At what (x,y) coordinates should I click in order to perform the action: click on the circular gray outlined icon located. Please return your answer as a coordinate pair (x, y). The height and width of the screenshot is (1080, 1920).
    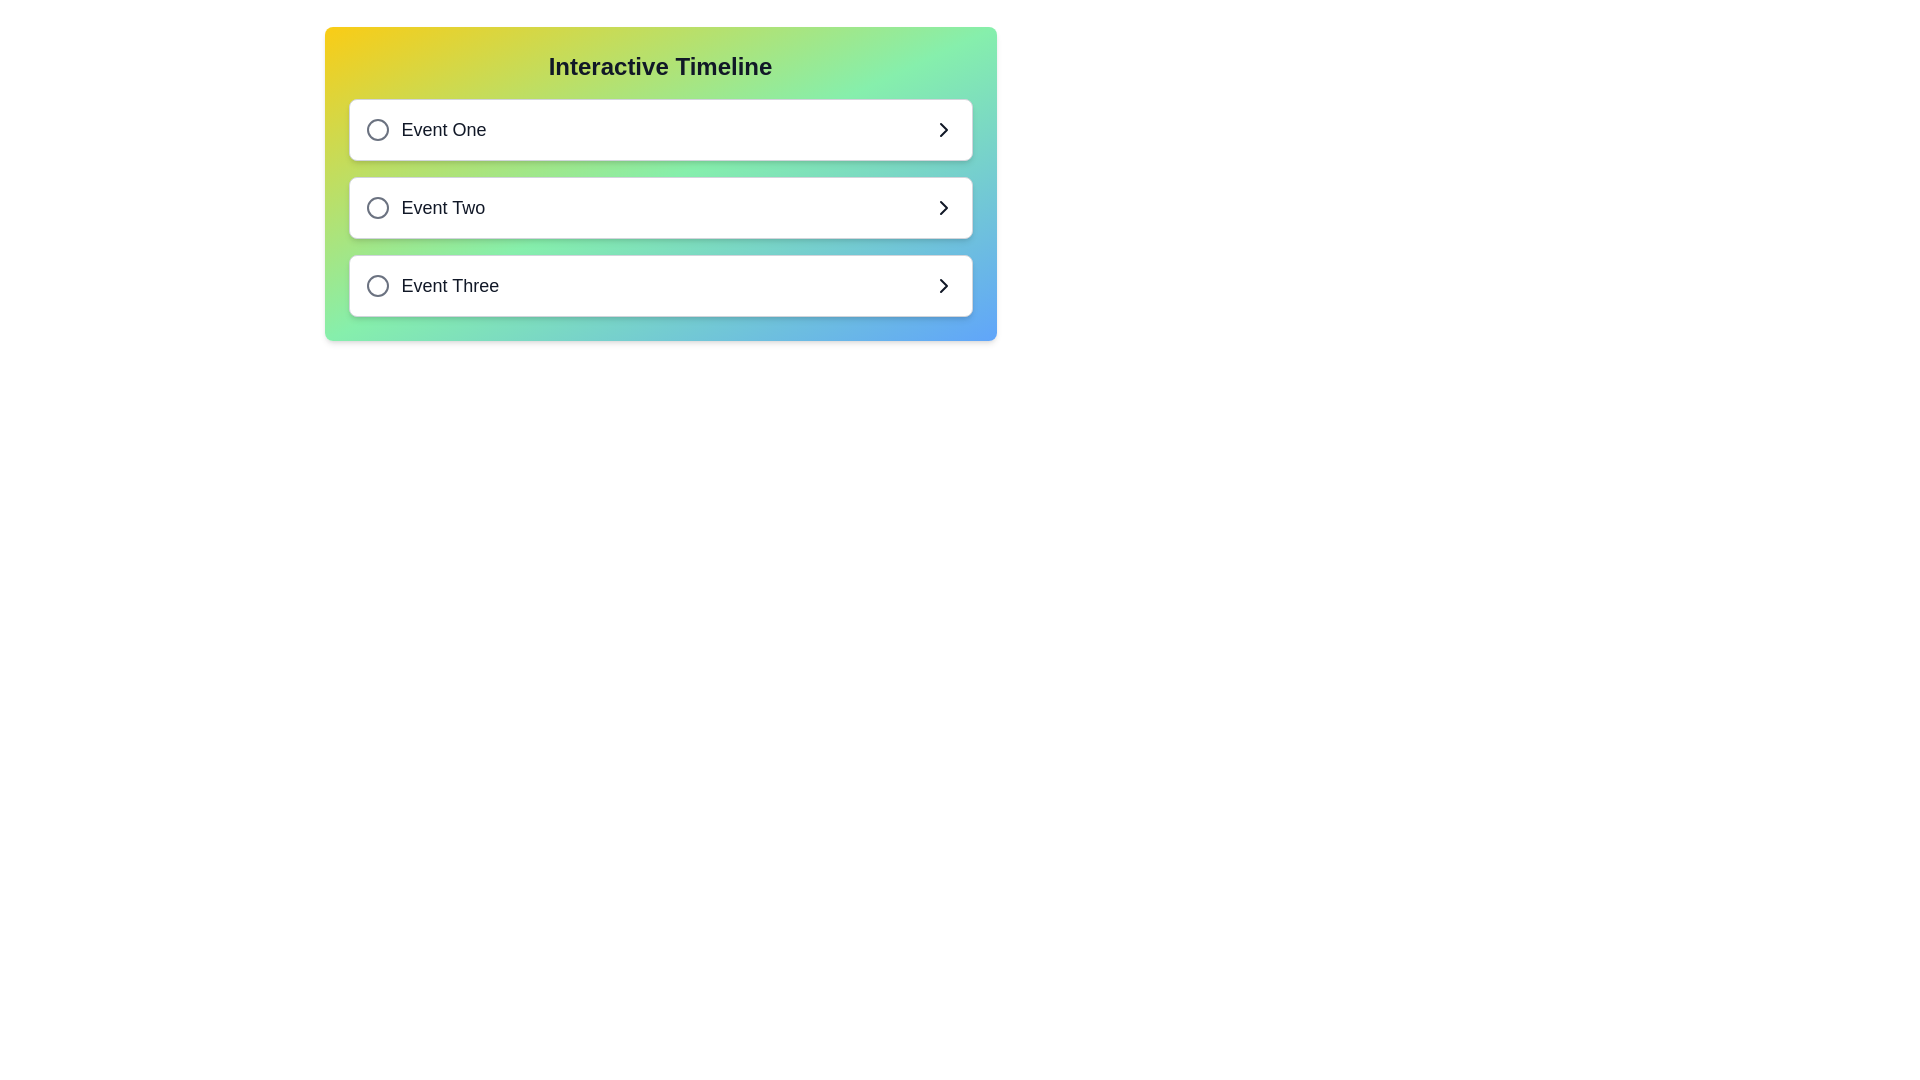
    Looking at the image, I should click on (377, 285).